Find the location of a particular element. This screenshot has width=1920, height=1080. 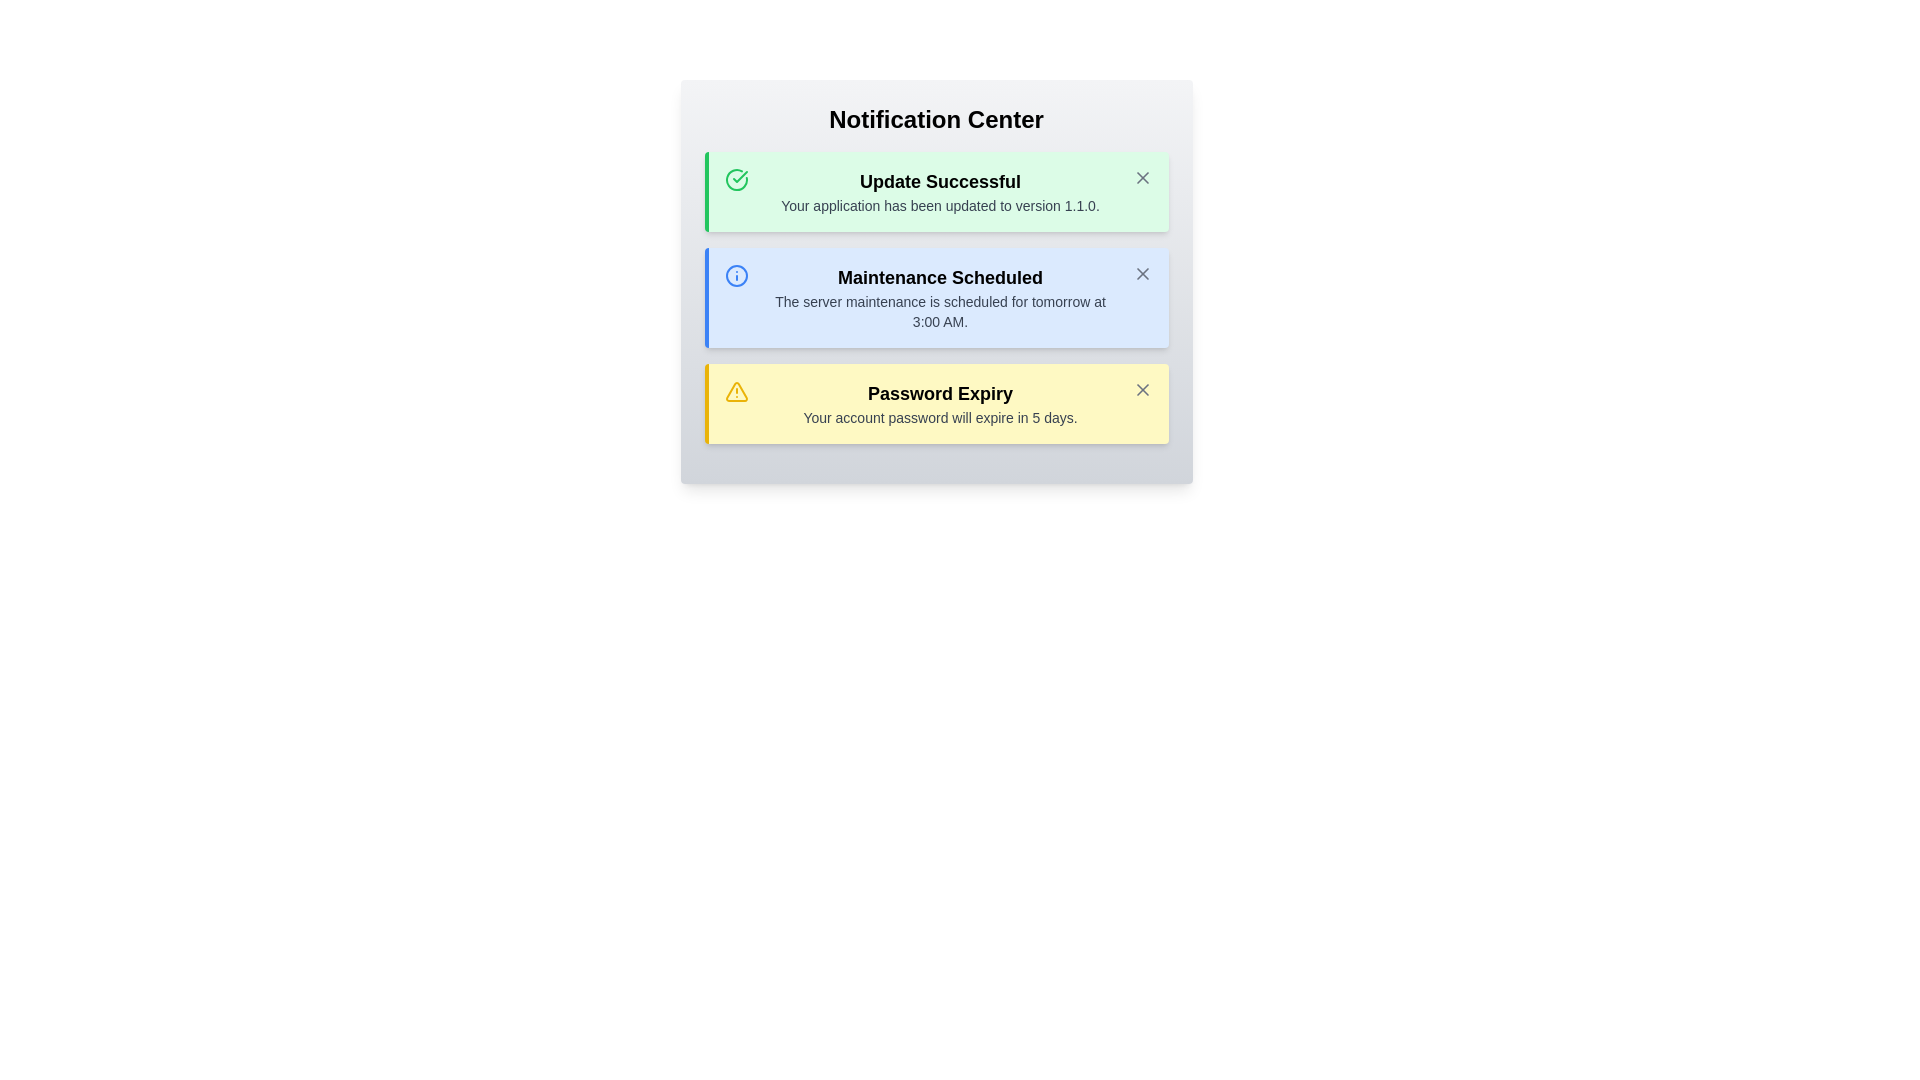

the green circular icon with a checkmark in its center, located at the top-left corner of the 'Update Successful' notification box is located at coordinates (735, 180).